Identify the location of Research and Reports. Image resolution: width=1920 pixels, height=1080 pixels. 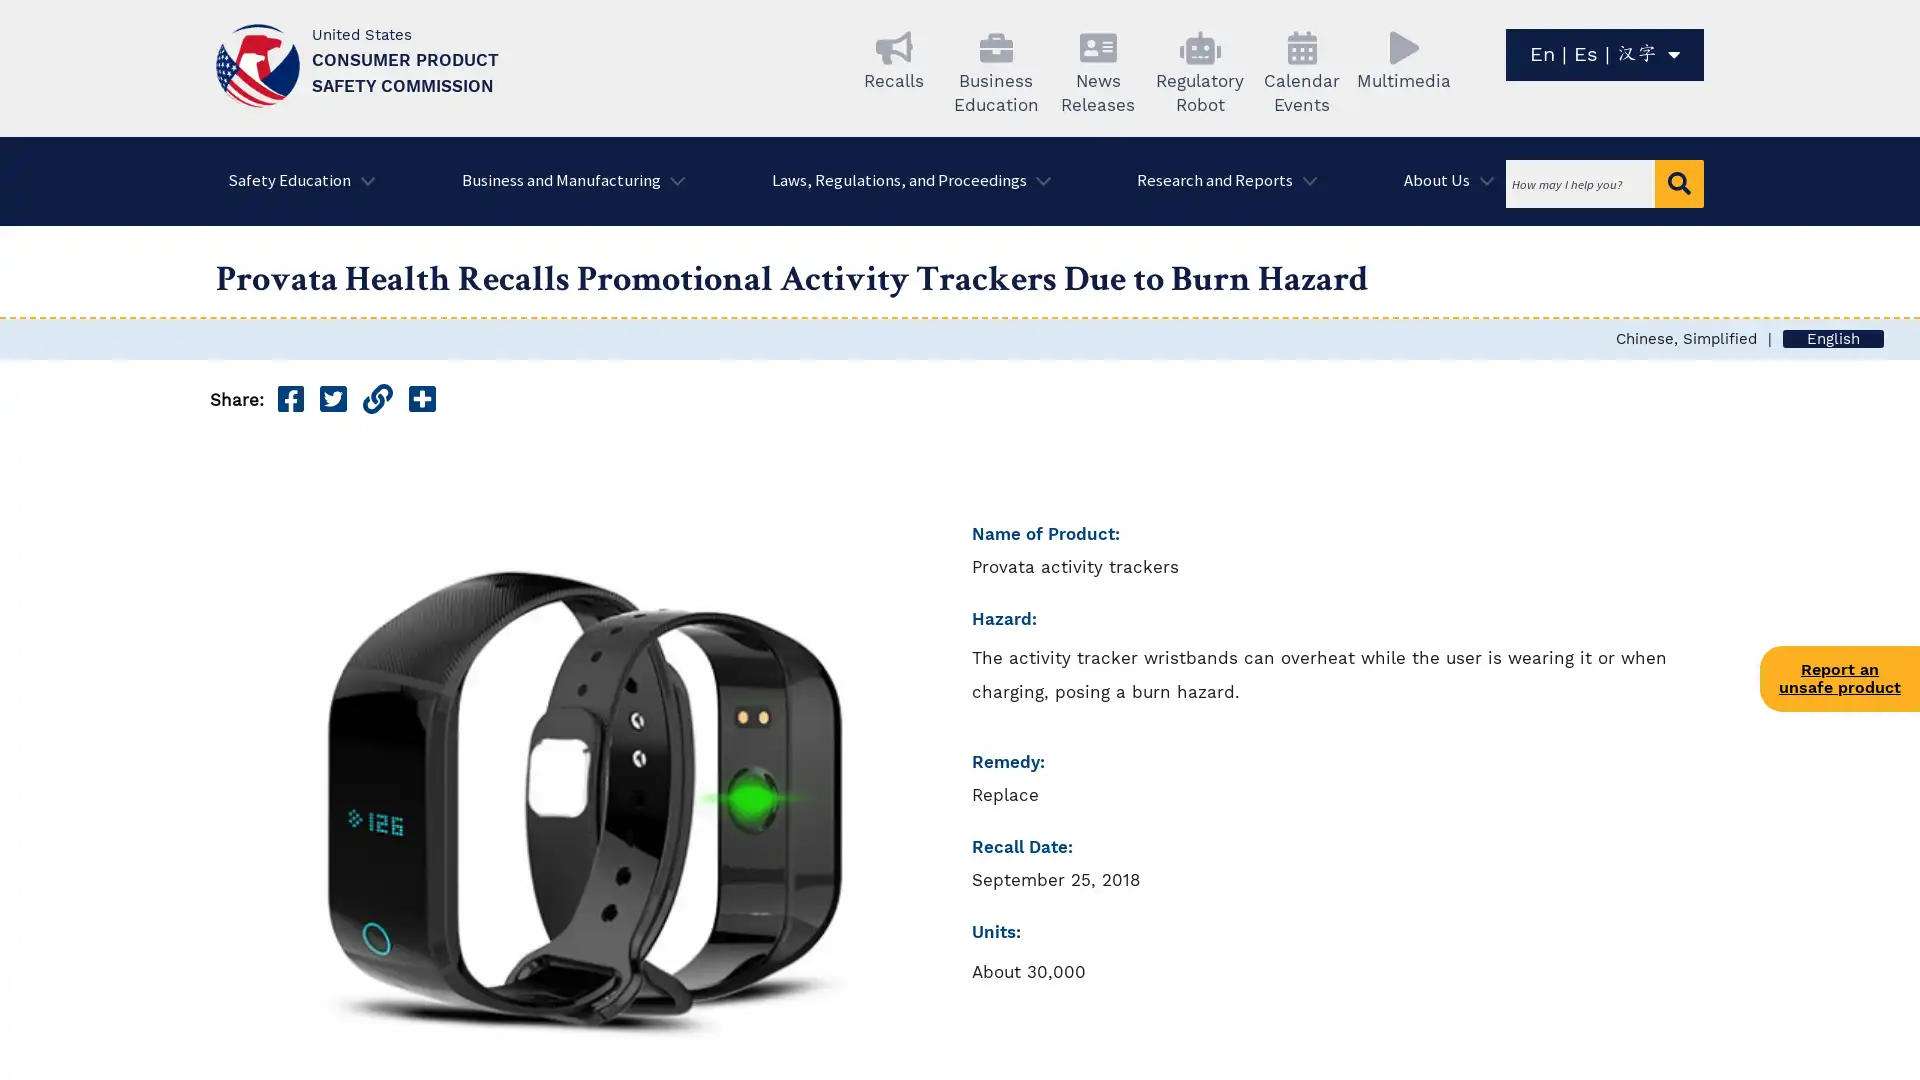
(1219, 181).